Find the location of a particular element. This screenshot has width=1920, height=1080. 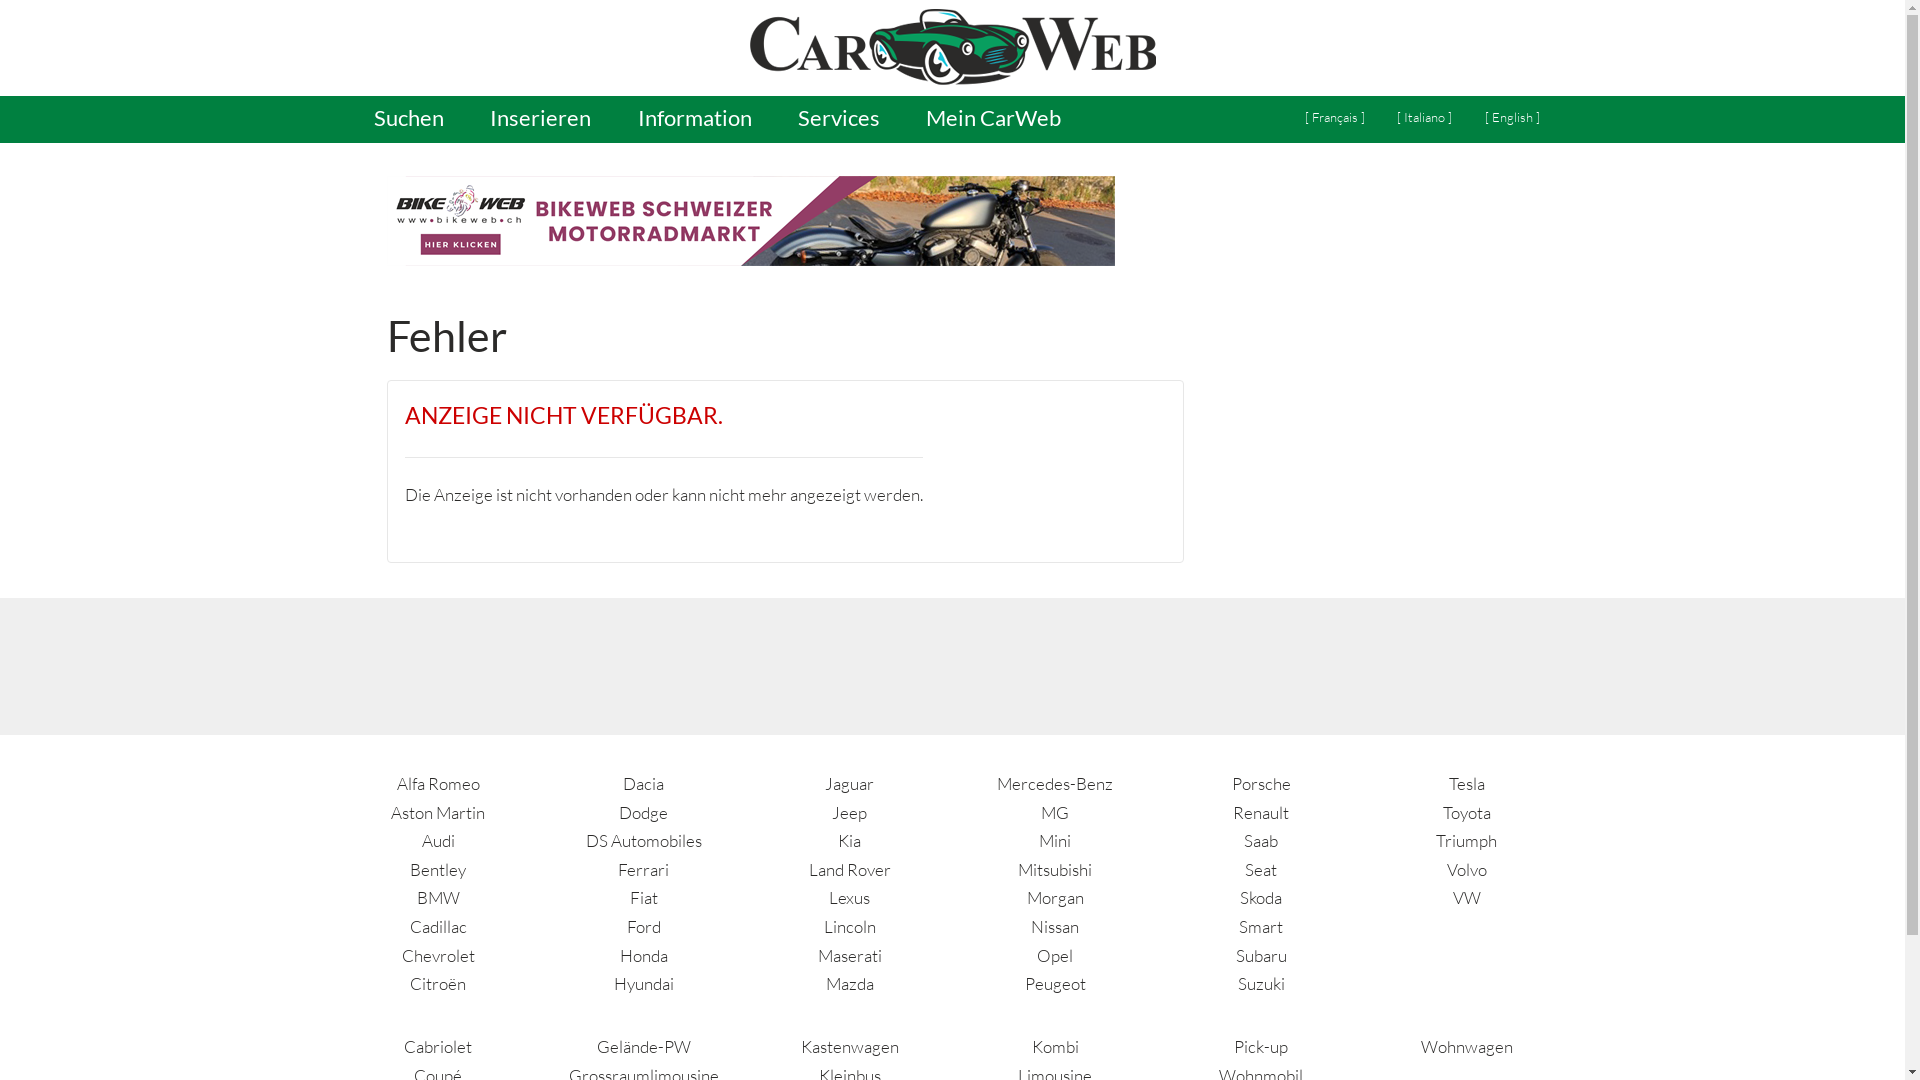

'DS Automobiles' is located at coordinates (584, 840).